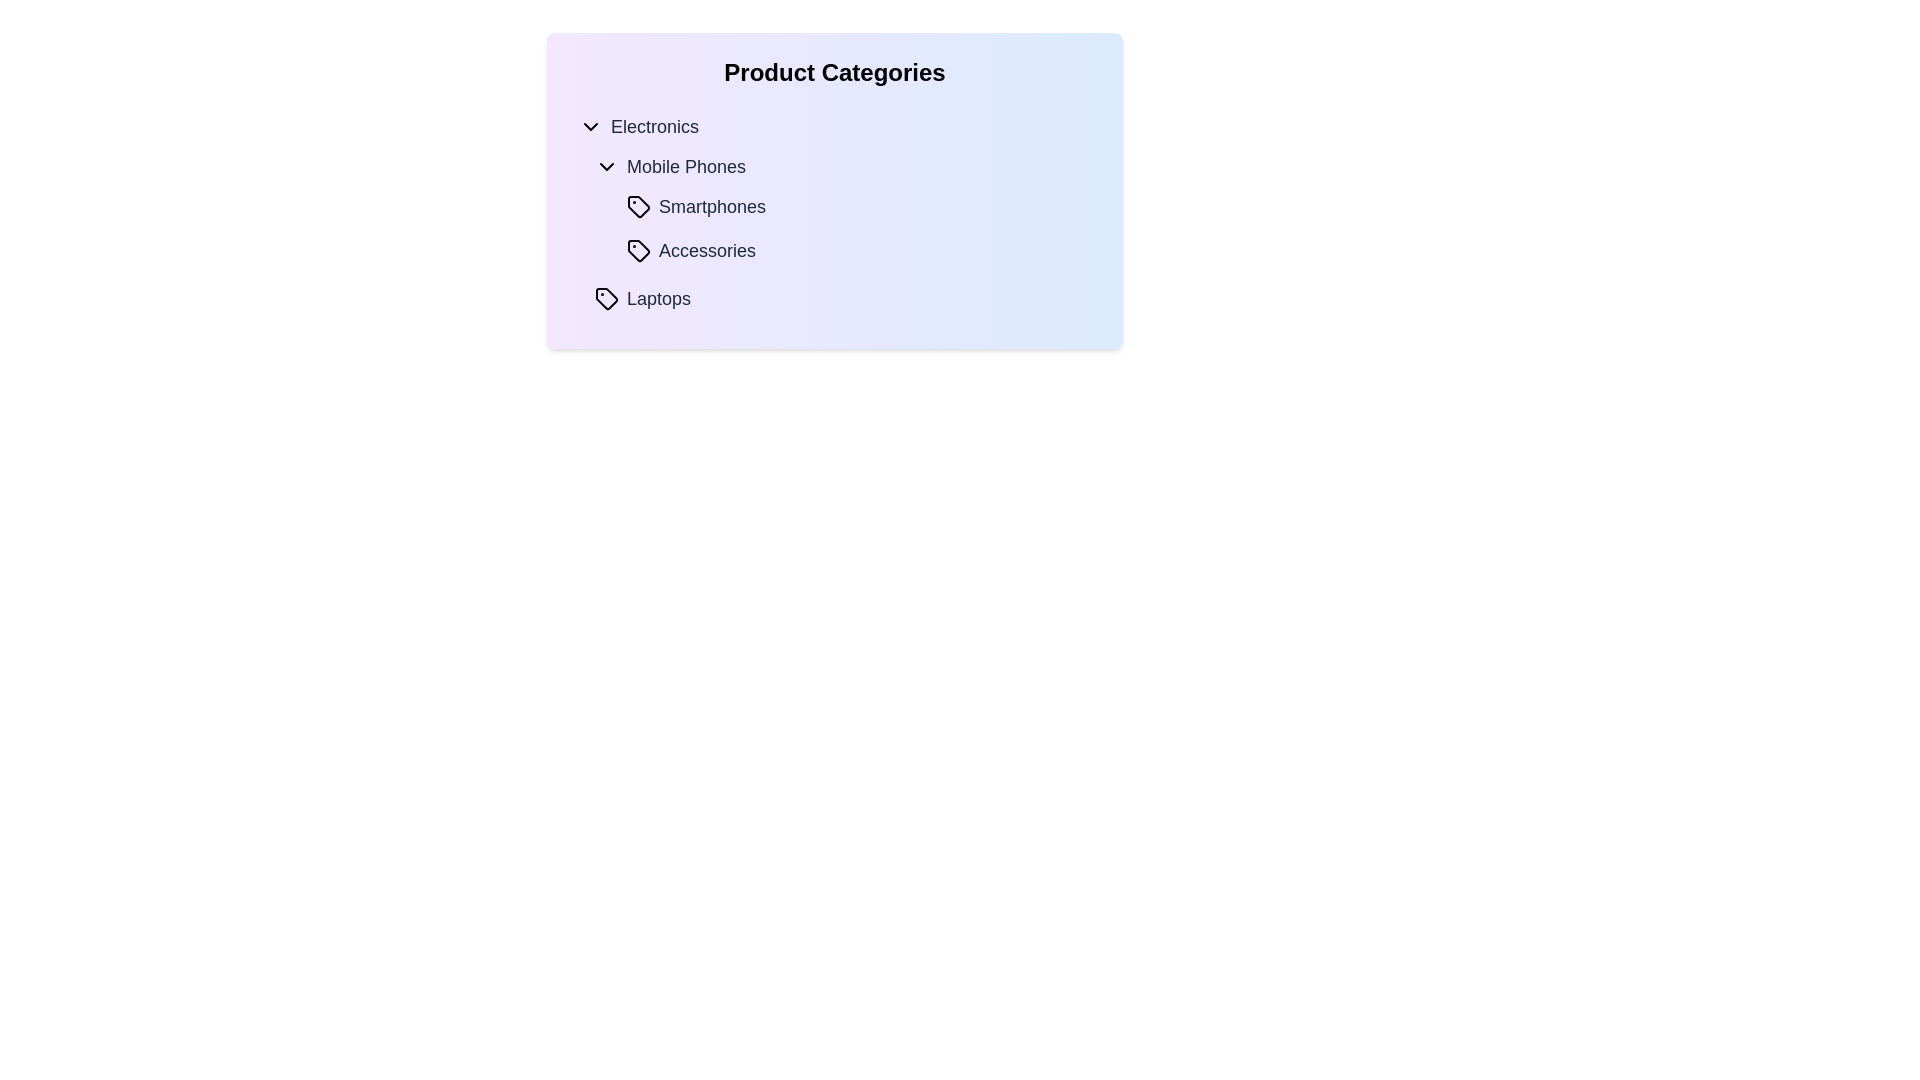 The height and width of the screenshot is (1080, 1920). Describe the element at coordinates (835, 72) in the screenshot. I see `the Header Label, which serves as a title or header indicating the section or content below it, positioned at the top center inside a rounded rectangle with a gradient background` at that location.